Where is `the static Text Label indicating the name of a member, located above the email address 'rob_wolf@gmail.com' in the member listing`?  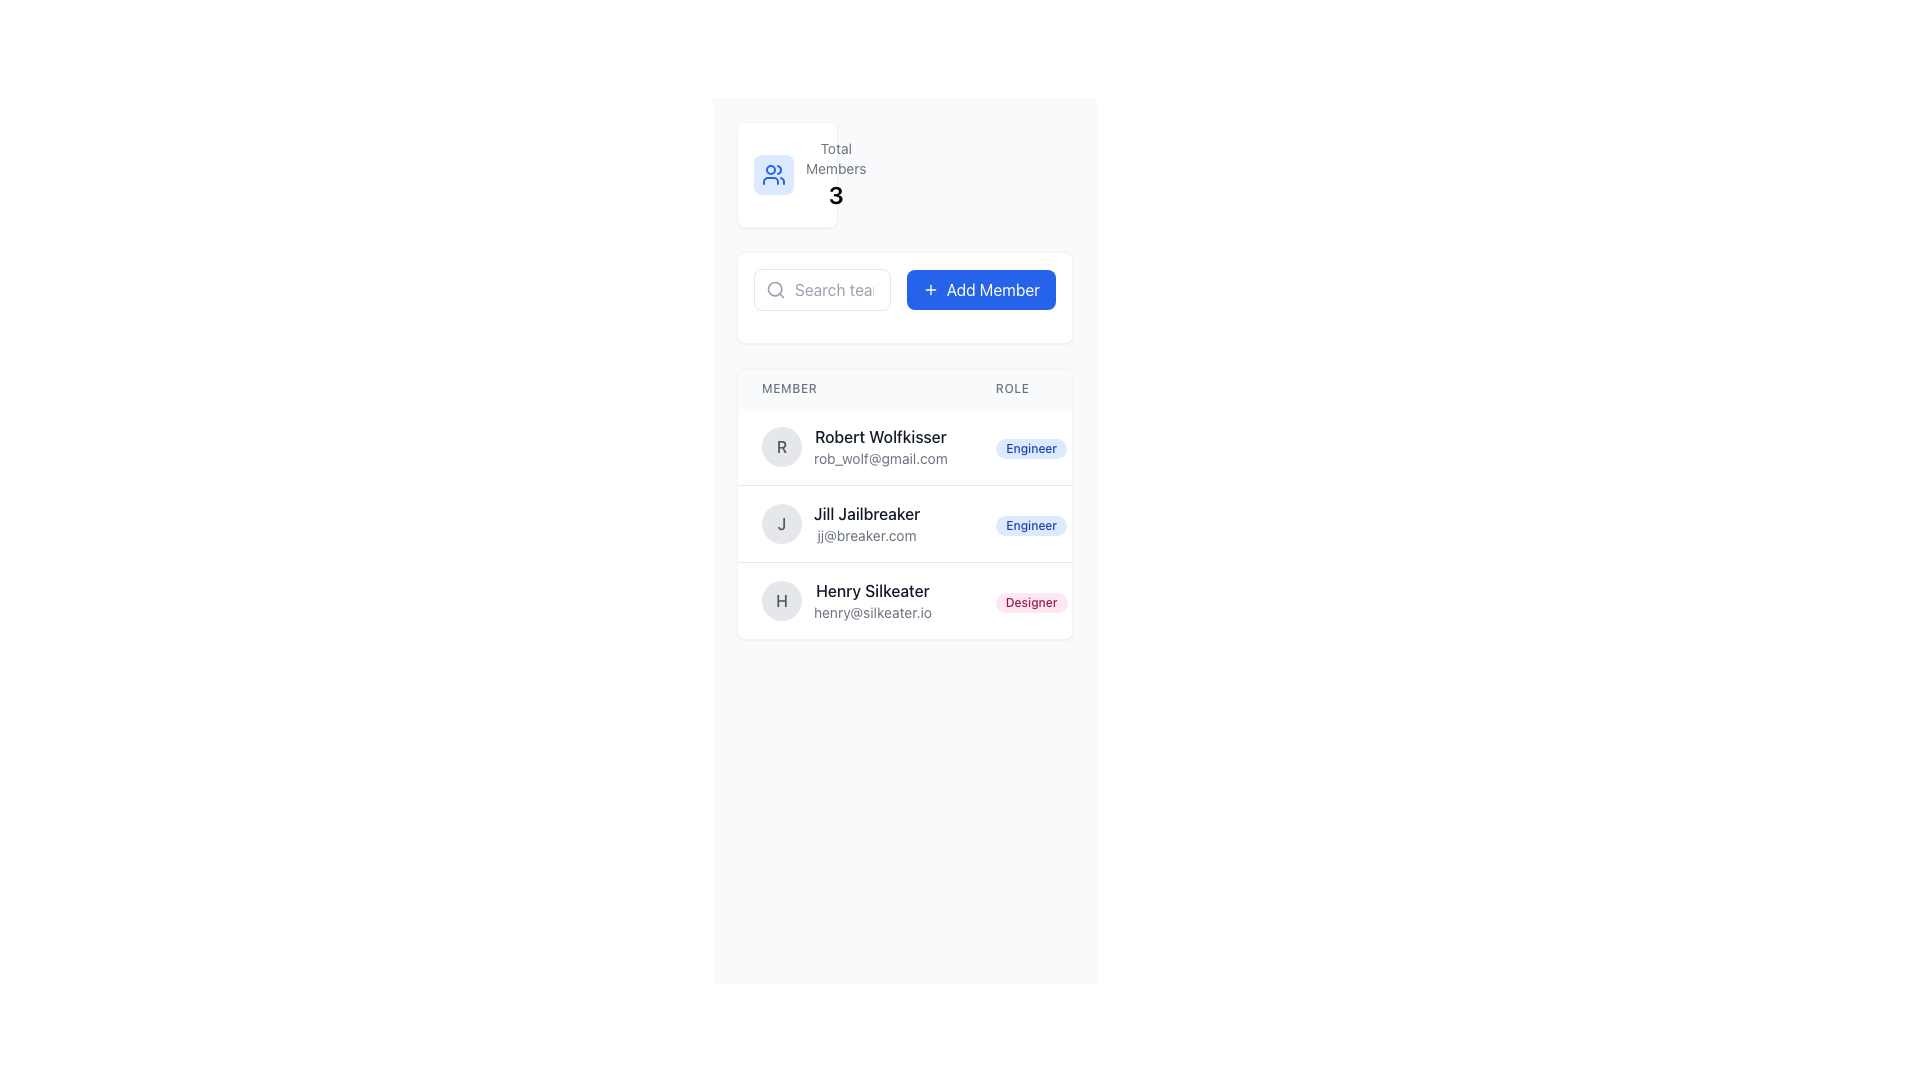
the static Text Label indicating the name of a member, located above the email address 'rob_wolf@gmail.com' in the member listing is located at coordinates (880, 435).